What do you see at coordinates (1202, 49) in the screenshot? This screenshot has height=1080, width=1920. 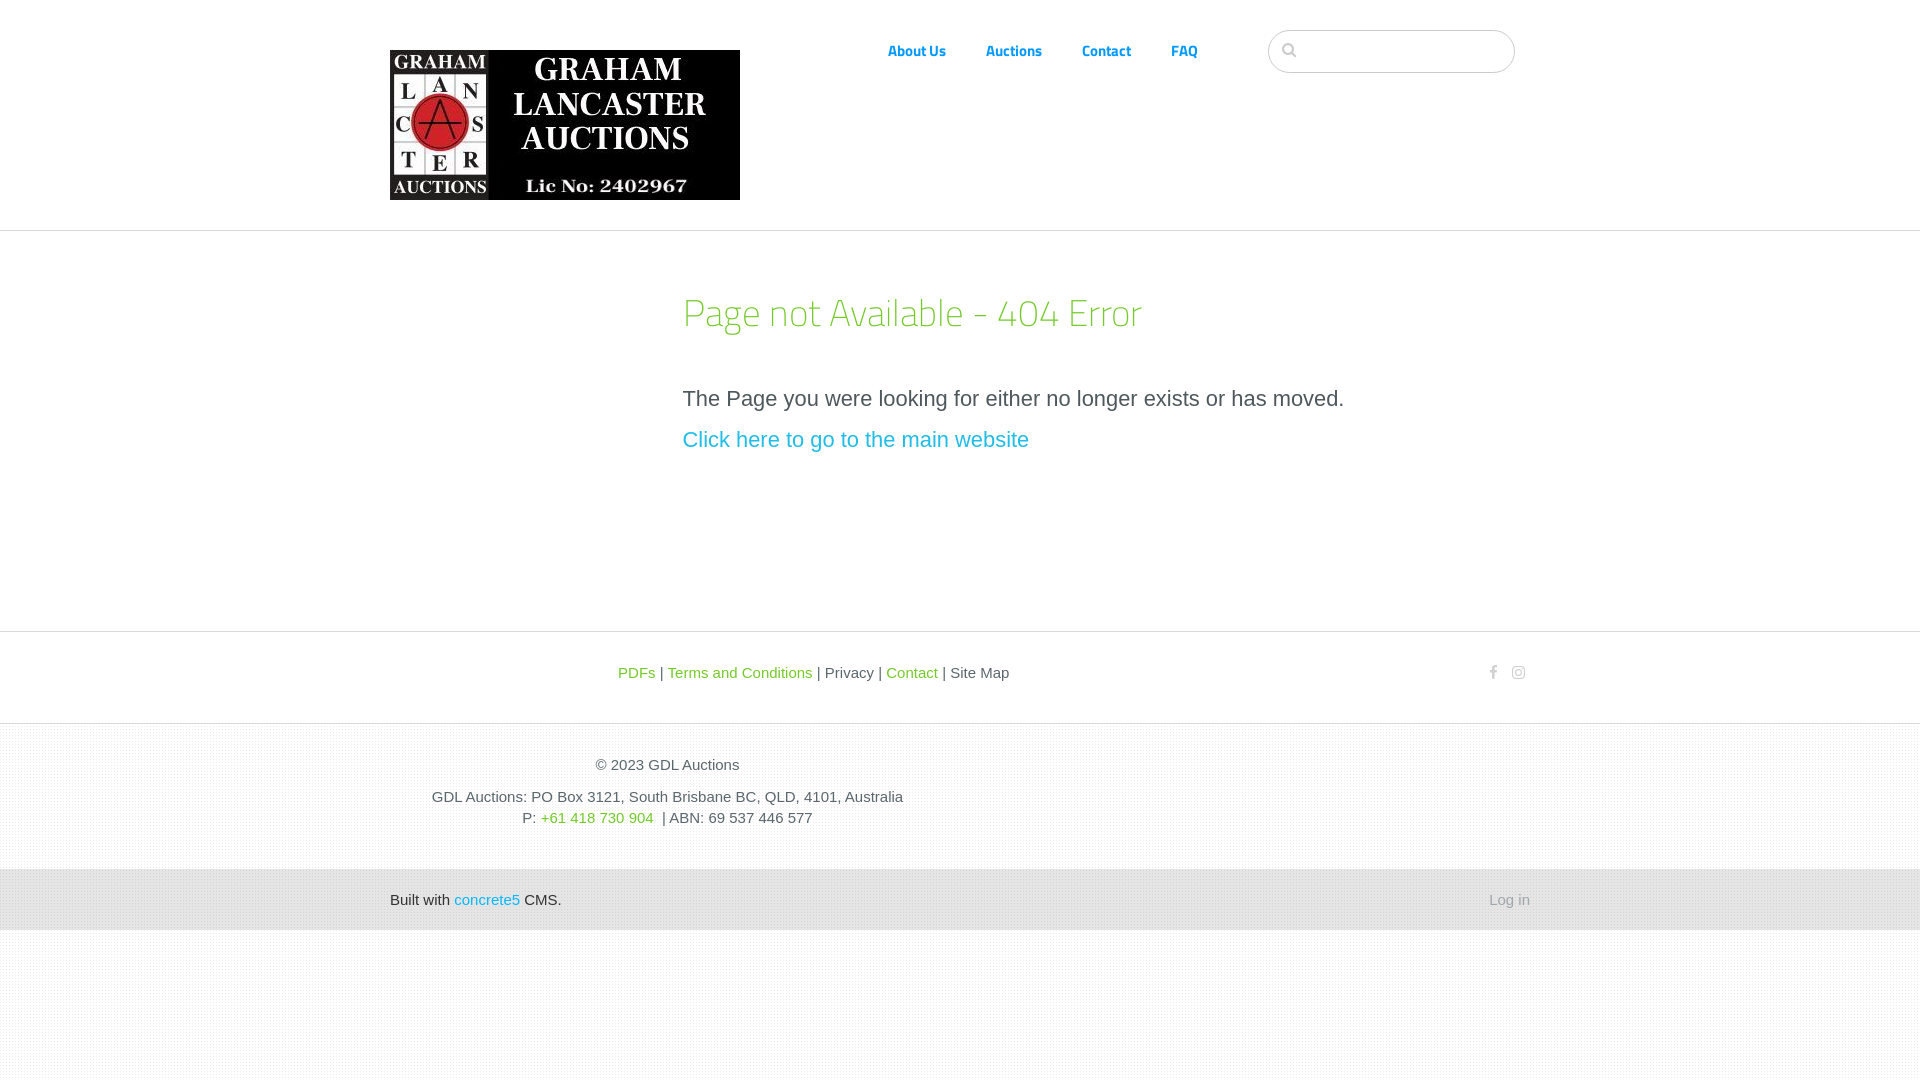 I see `'FAQ'` at bounding box center [1202, 49].